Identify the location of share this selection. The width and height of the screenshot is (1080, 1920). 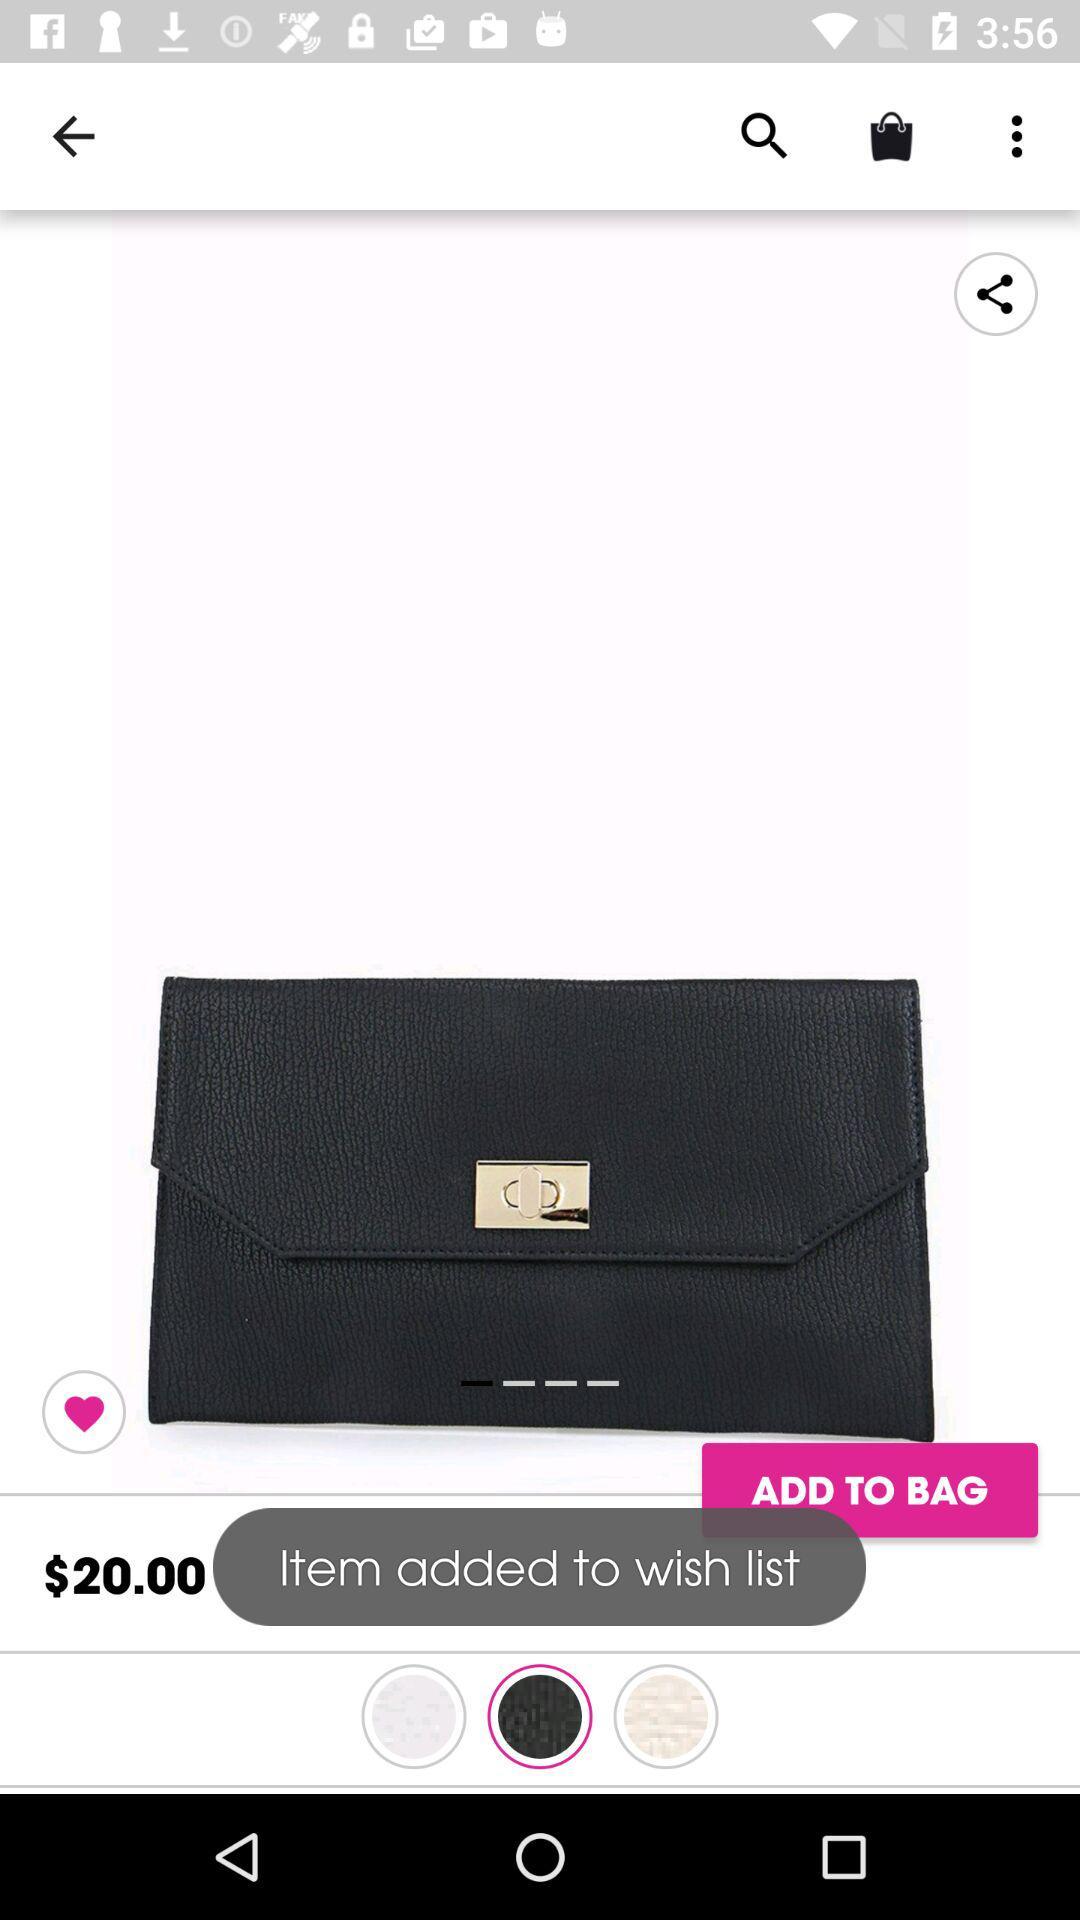
(995, 292).